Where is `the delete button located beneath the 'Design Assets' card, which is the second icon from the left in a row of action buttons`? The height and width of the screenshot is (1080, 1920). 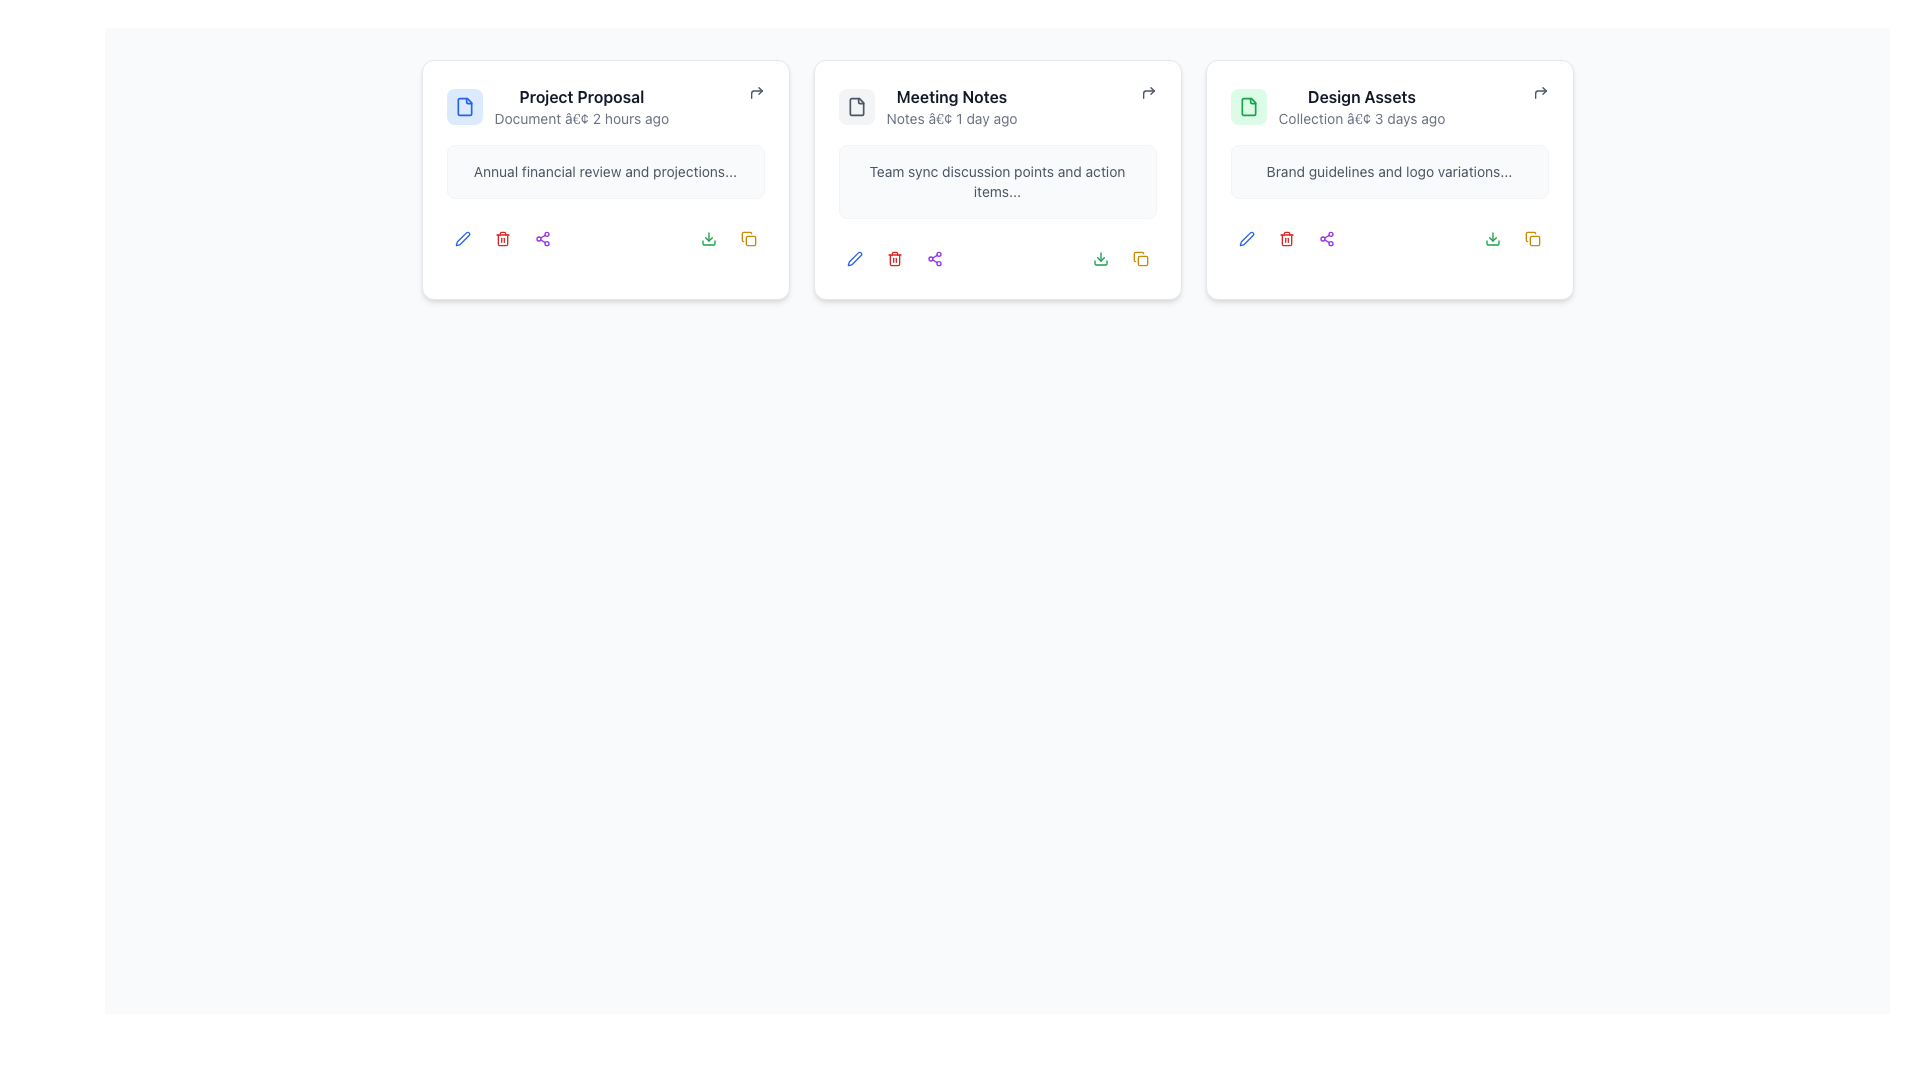 the delete button located beneath the 'Design Assets' card, which is the second icon from the left in a row of action buttons is located at coordinates (1286, 238).